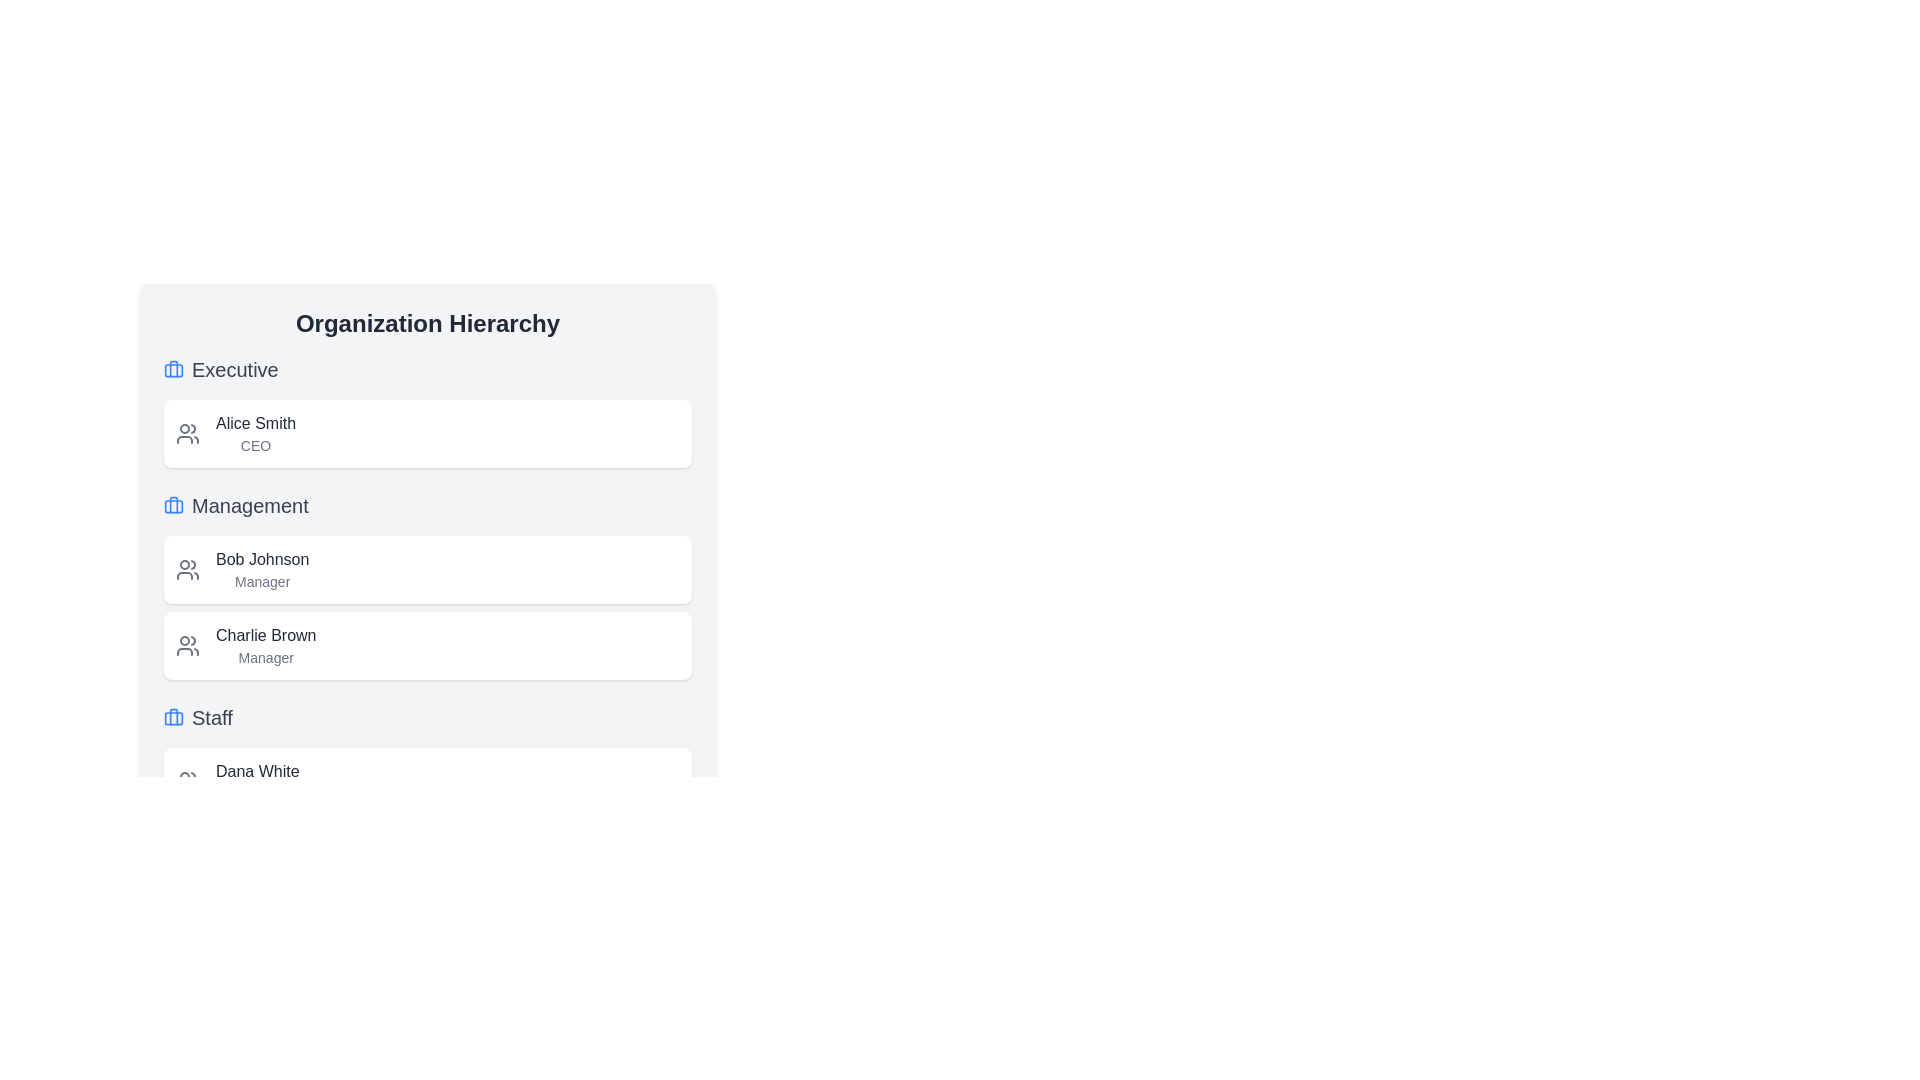 Image resolution: width=1920 pixels, height=1080 pixels. Describe the element at coordinates (235, 370) in the screenshot. I see `the 'Executive' text label, which is prominently styled with a large font size and medium weight, following a blue briefcase icon in the executive section` at that location.